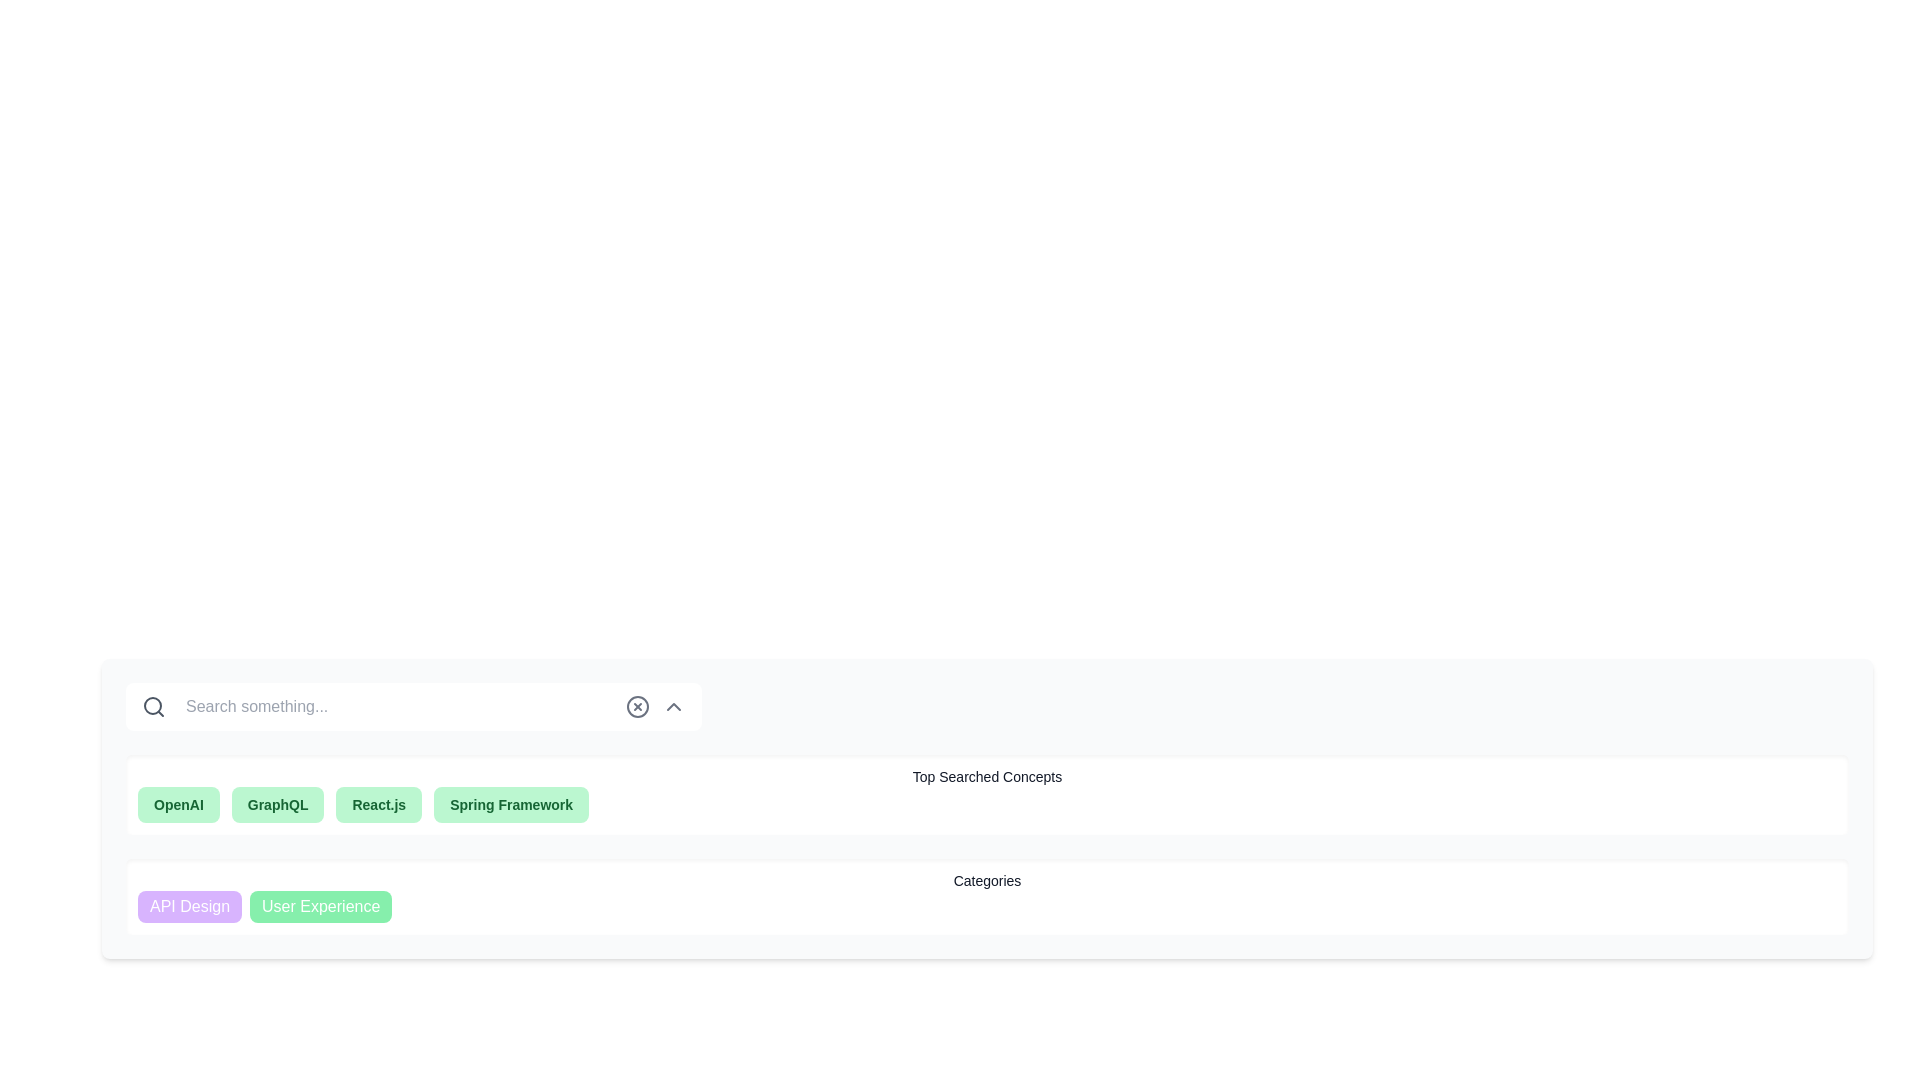 The image size is (1920, 1080). Describe the element at coordinates (178, 804) in the screenshot. I see `the first button labeled 'OpenAI', which is a rounded rectangular button with a light green background and bold dark green text, located under the search bar in the 'Top Searched Concepts' section` at that location.